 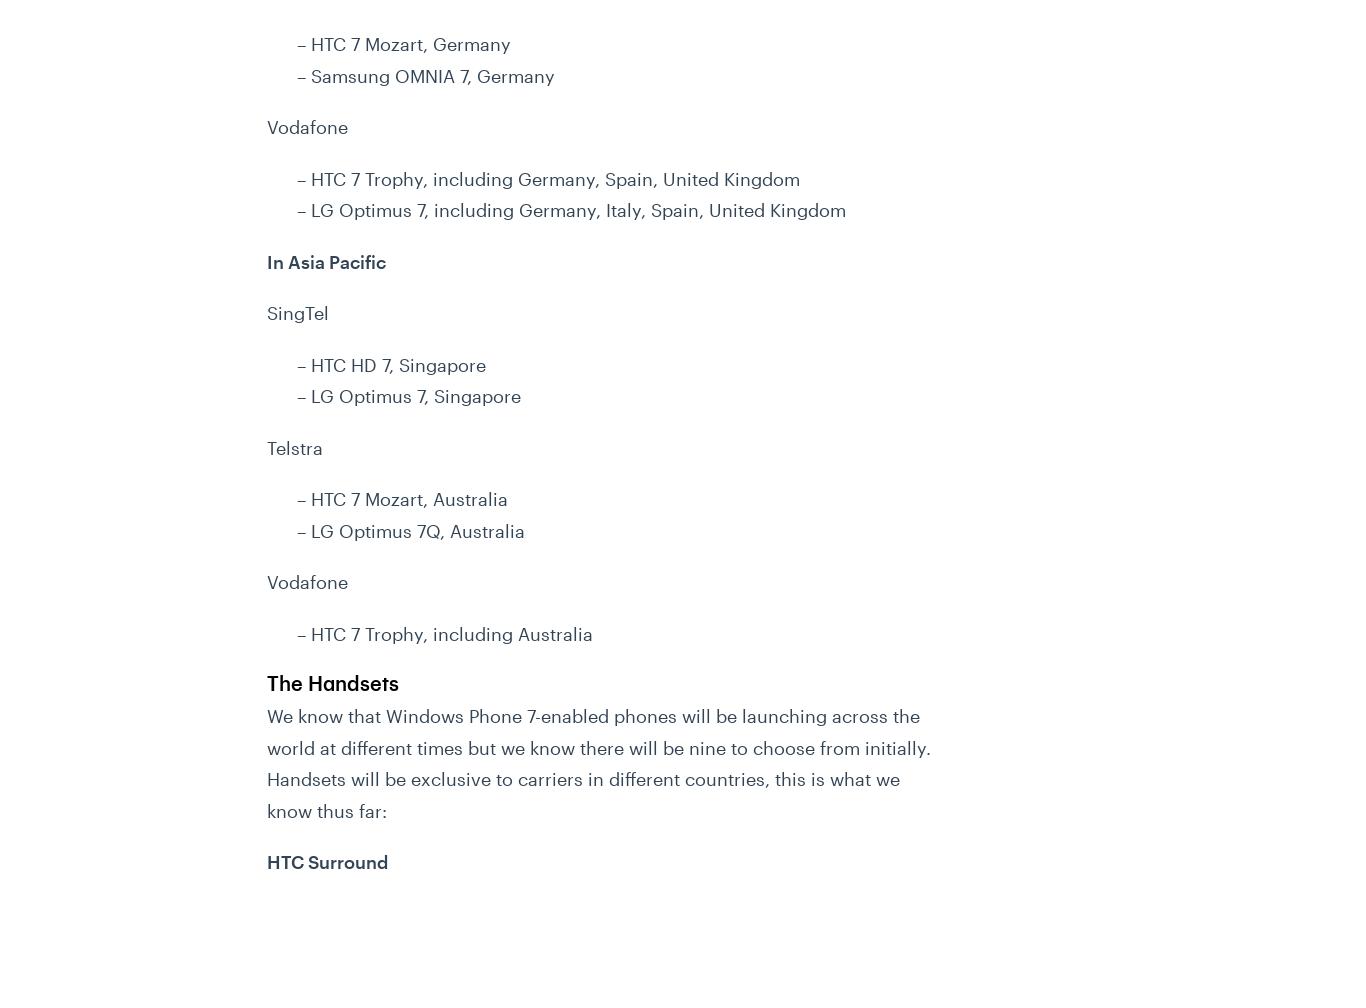 What do you see at coordinates (597, 762) in the screenshot?
I see `'We know that Windows Phone 7-enabled phones will be launching across the world at different times but we know there will be nine to choose from initially. Handsets will be exclusive to carriers in different countries, this is what we know thus far:'` at bounding box center [597, 762].